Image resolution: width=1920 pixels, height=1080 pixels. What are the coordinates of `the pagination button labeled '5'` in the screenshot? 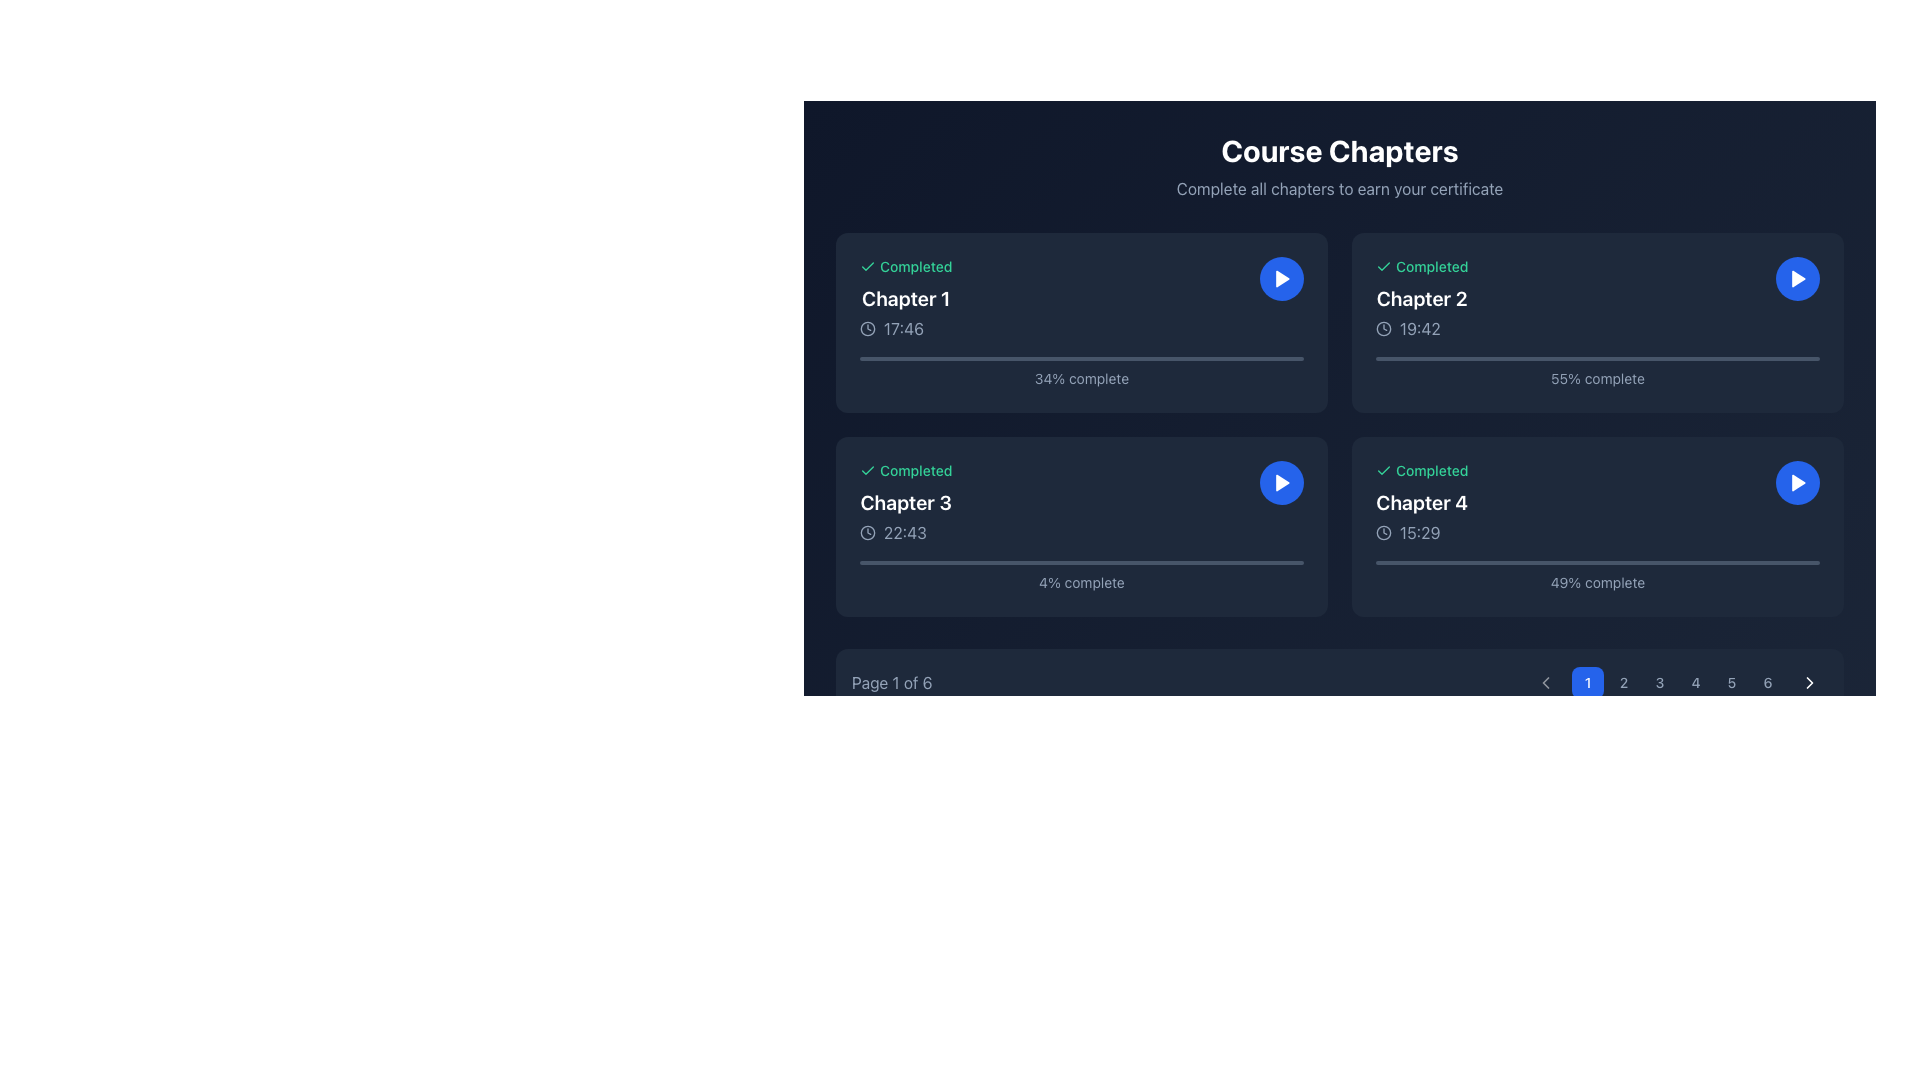 It's located at (1731, 681).